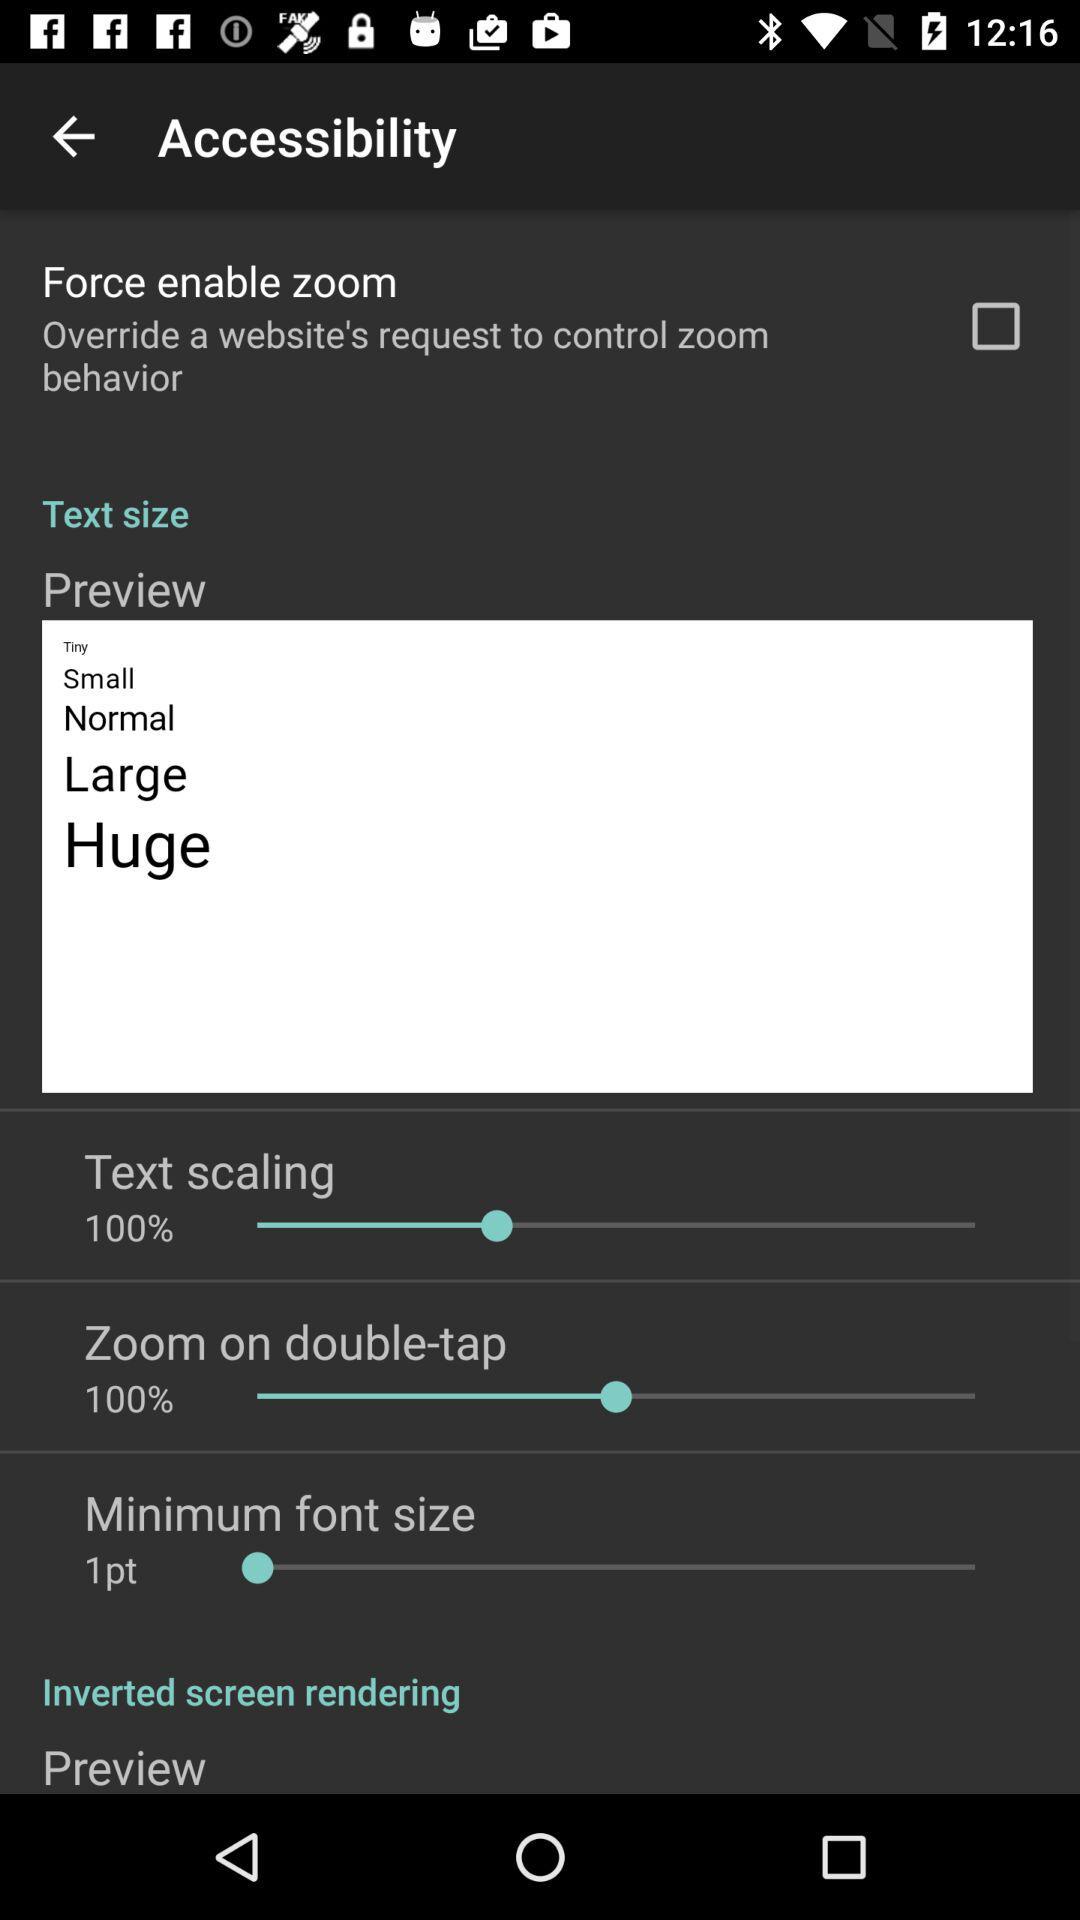 Image resolution: width=1080 pixels, height=1920 pixels. Describe the element at coordinates (209, 1170) in the screenshot. I see `the text scaling app` at that location.